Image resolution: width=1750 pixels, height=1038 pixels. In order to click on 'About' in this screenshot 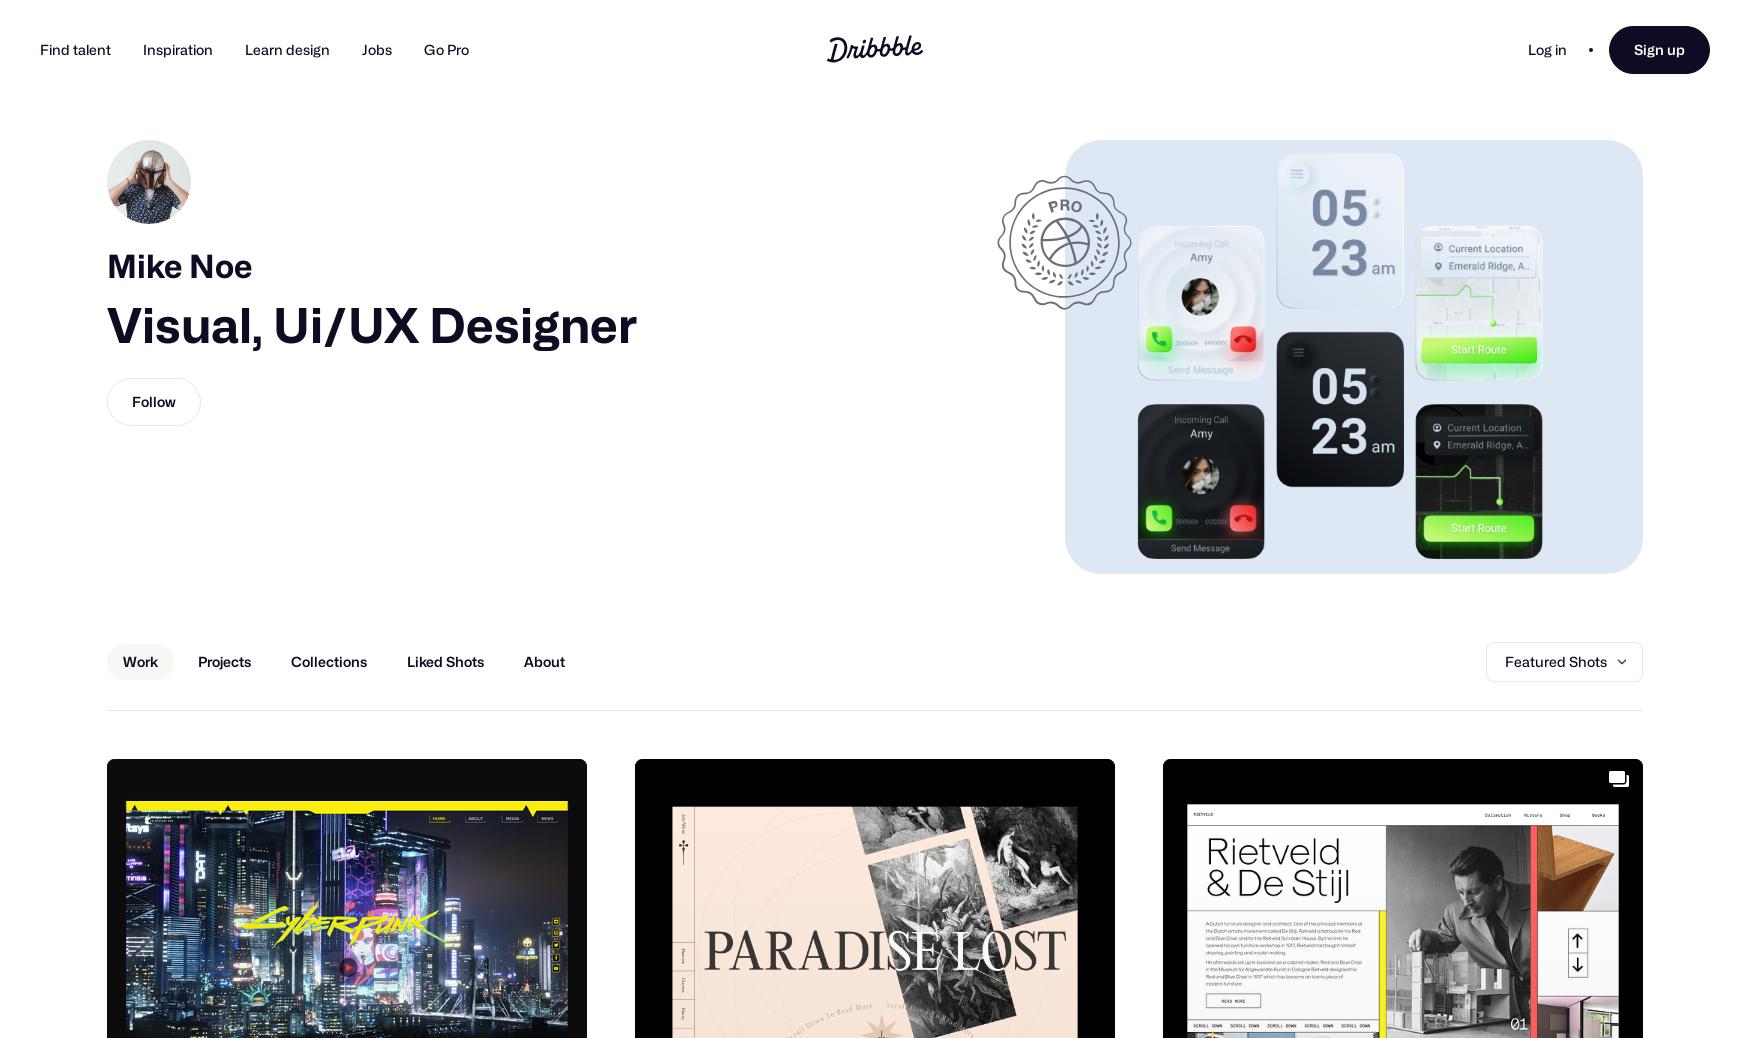, I will do `click(522, 660)`.